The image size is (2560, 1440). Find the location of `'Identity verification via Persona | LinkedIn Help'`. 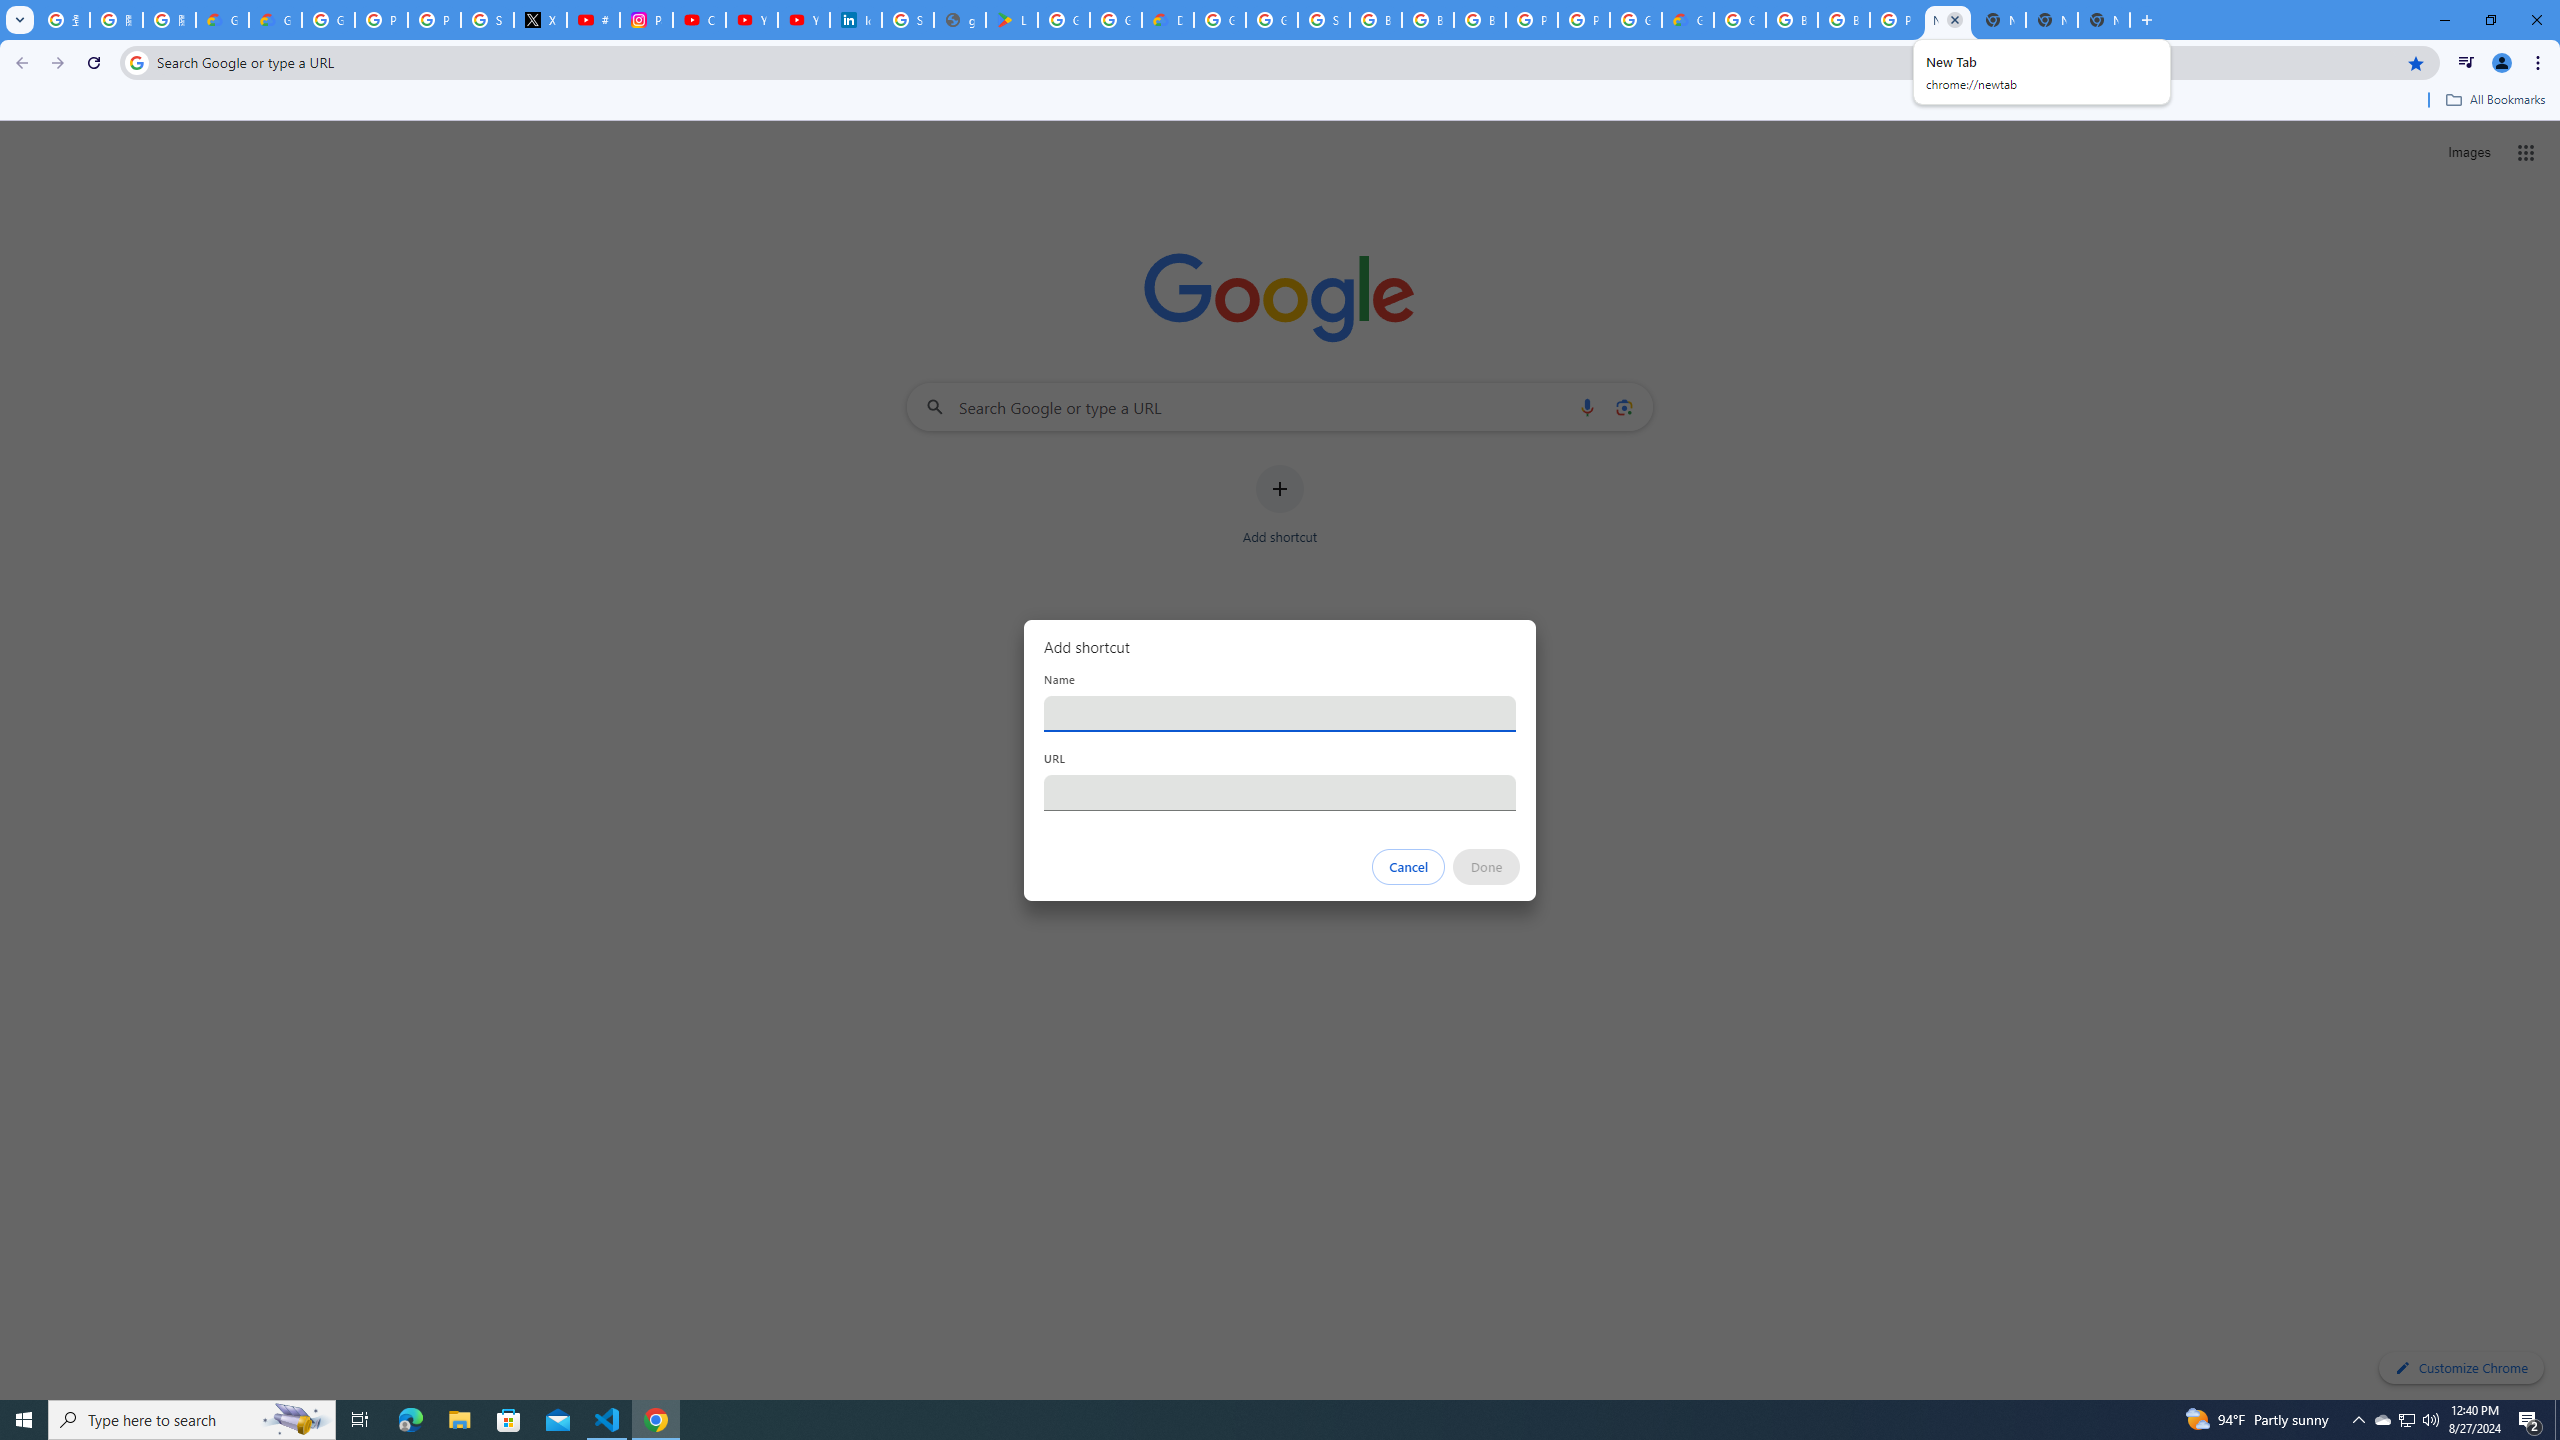

'Identity verification via Persona | LinkedIn Help' is located at coordinates (856, 19).